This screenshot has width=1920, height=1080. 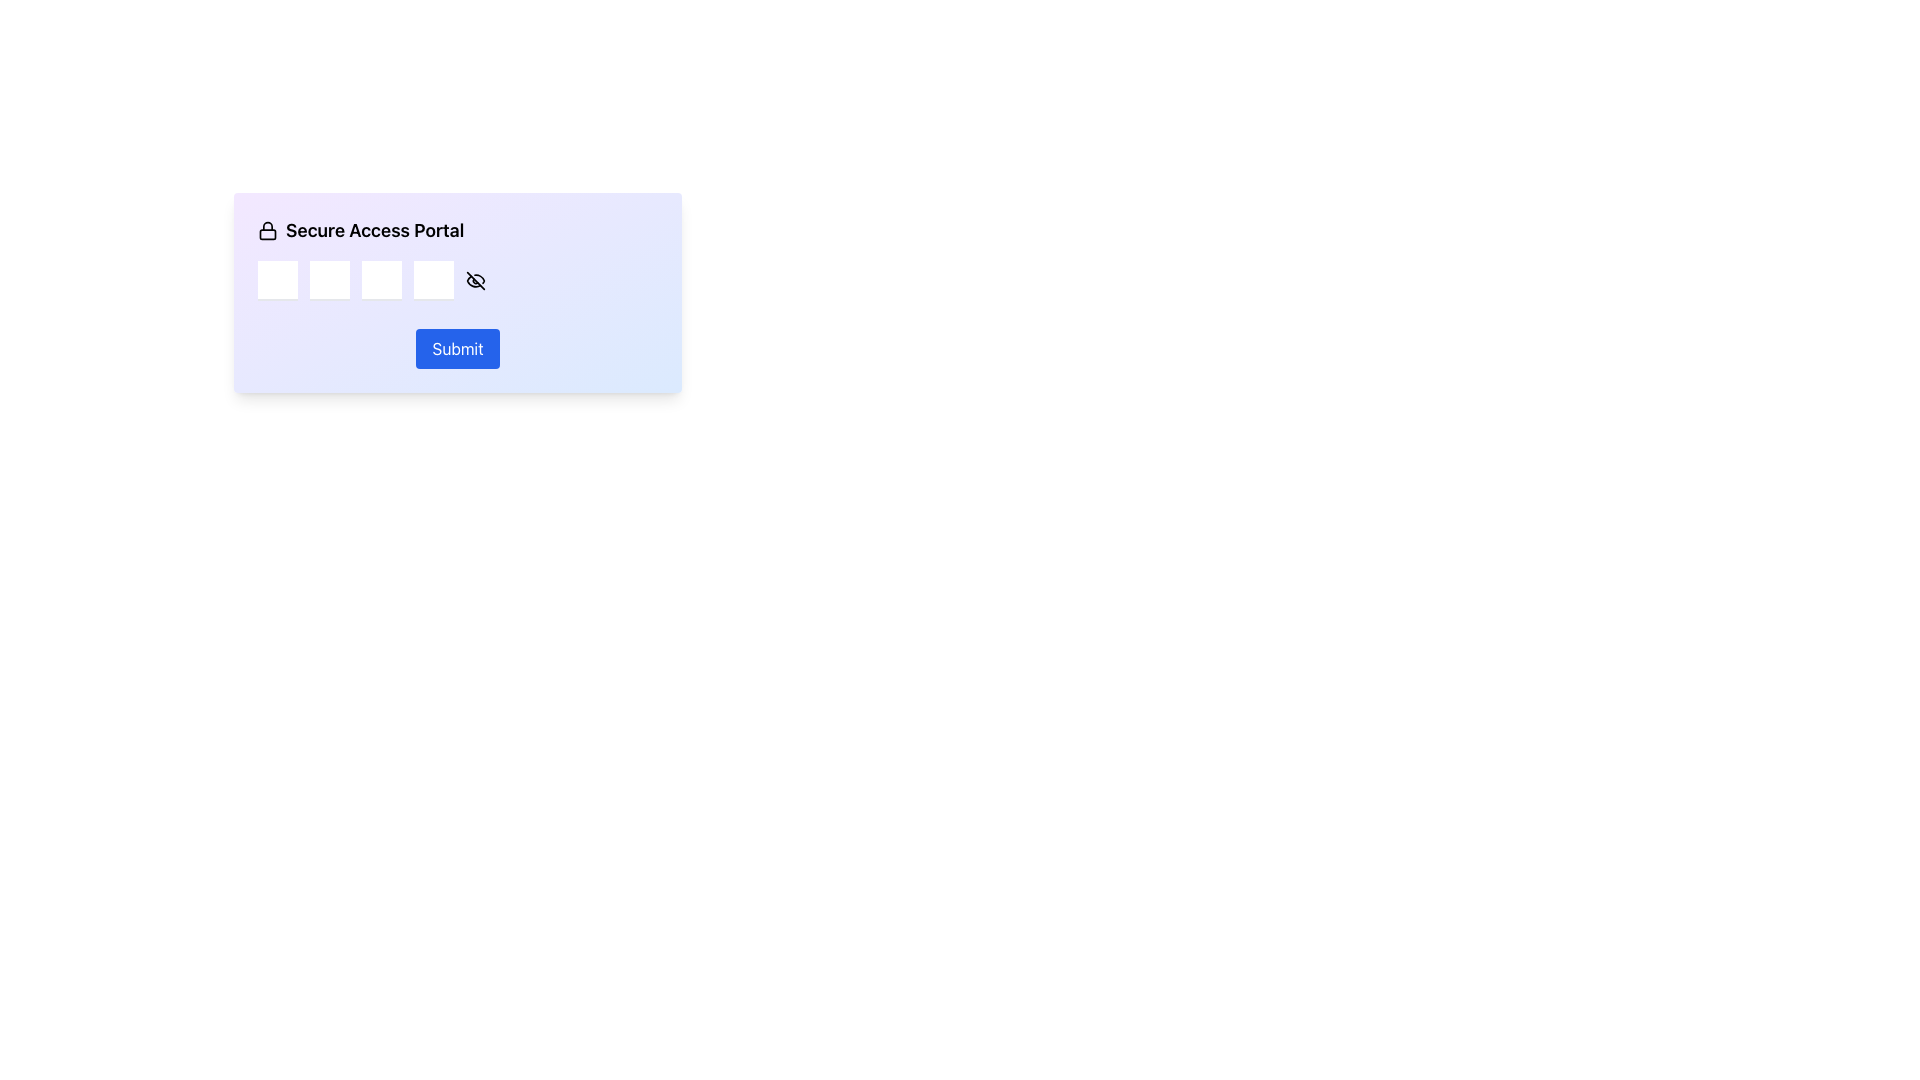 I want to click on the eye-slash icon located to the right of the text input fields in the Secure Access Portal form, so click(x=456, y=293).